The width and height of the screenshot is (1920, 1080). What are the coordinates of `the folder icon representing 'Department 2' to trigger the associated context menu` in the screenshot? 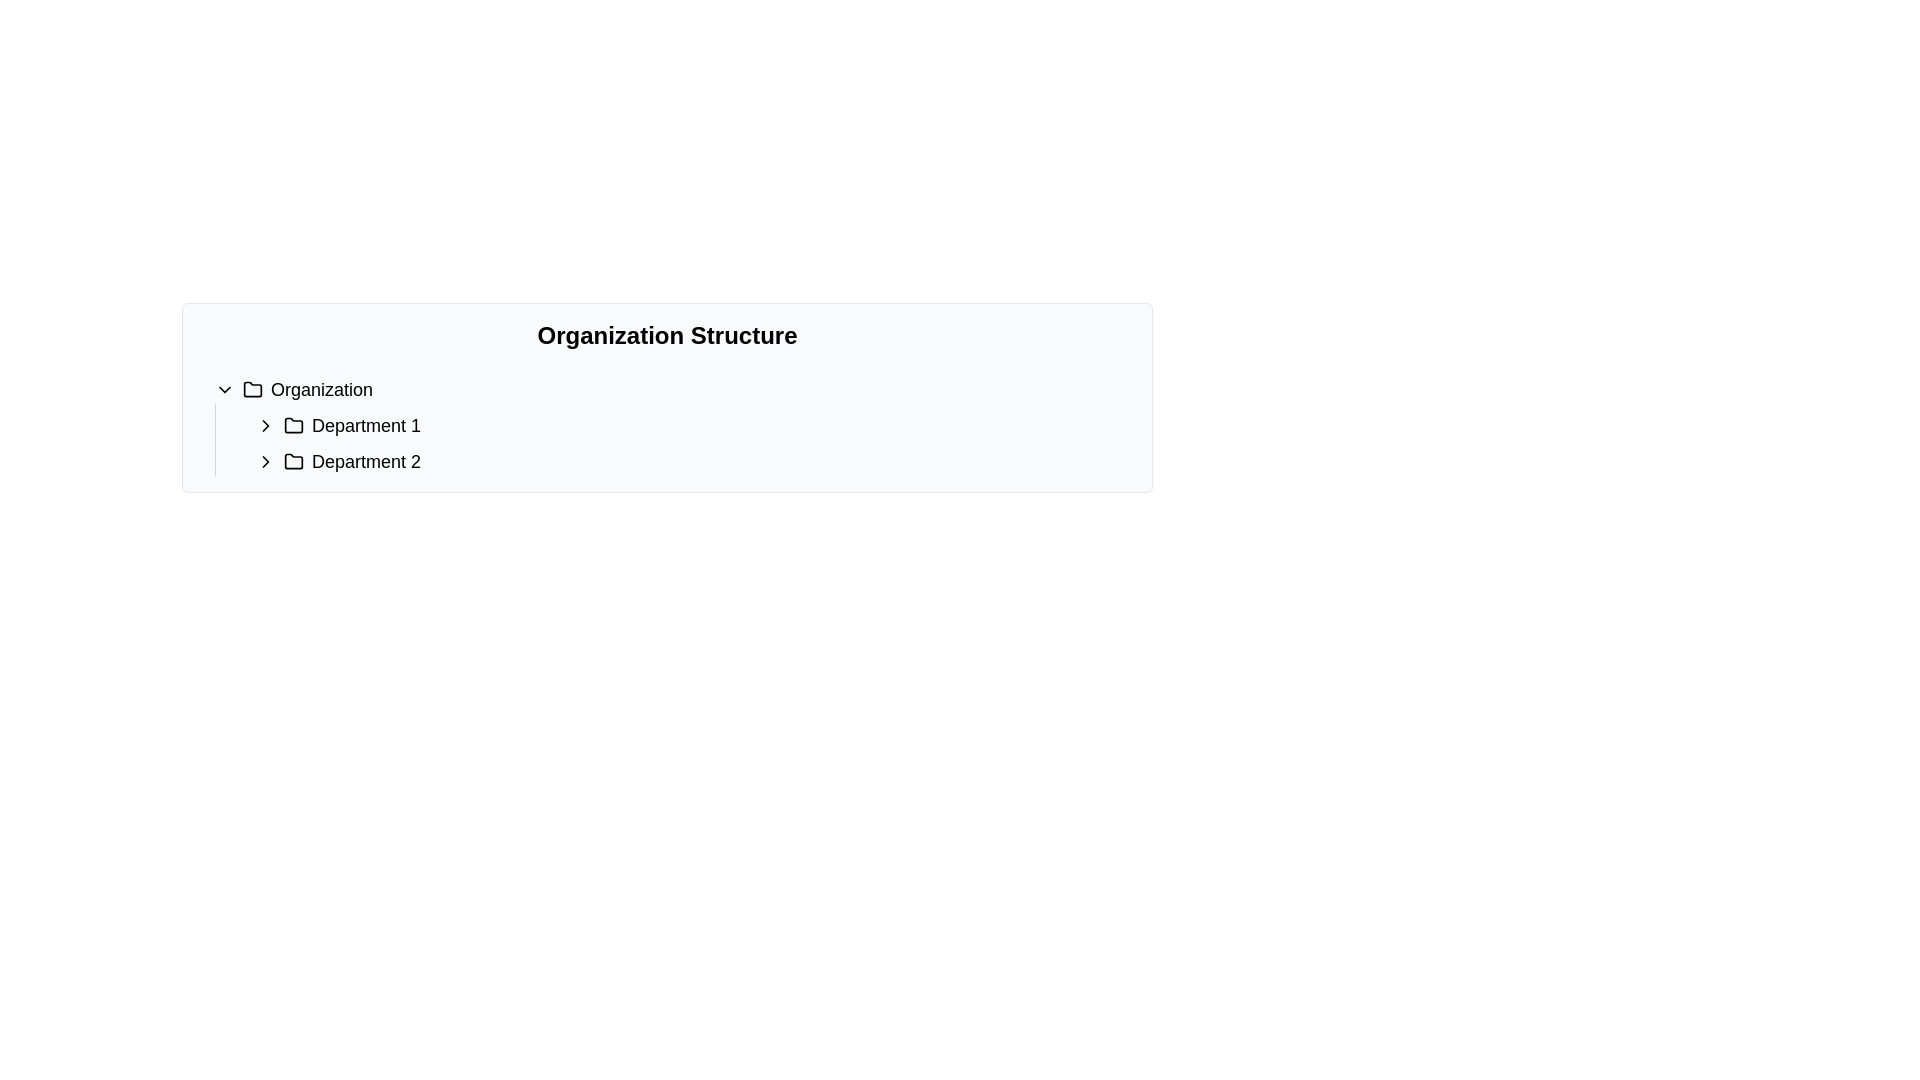 It's located at (292, 462).